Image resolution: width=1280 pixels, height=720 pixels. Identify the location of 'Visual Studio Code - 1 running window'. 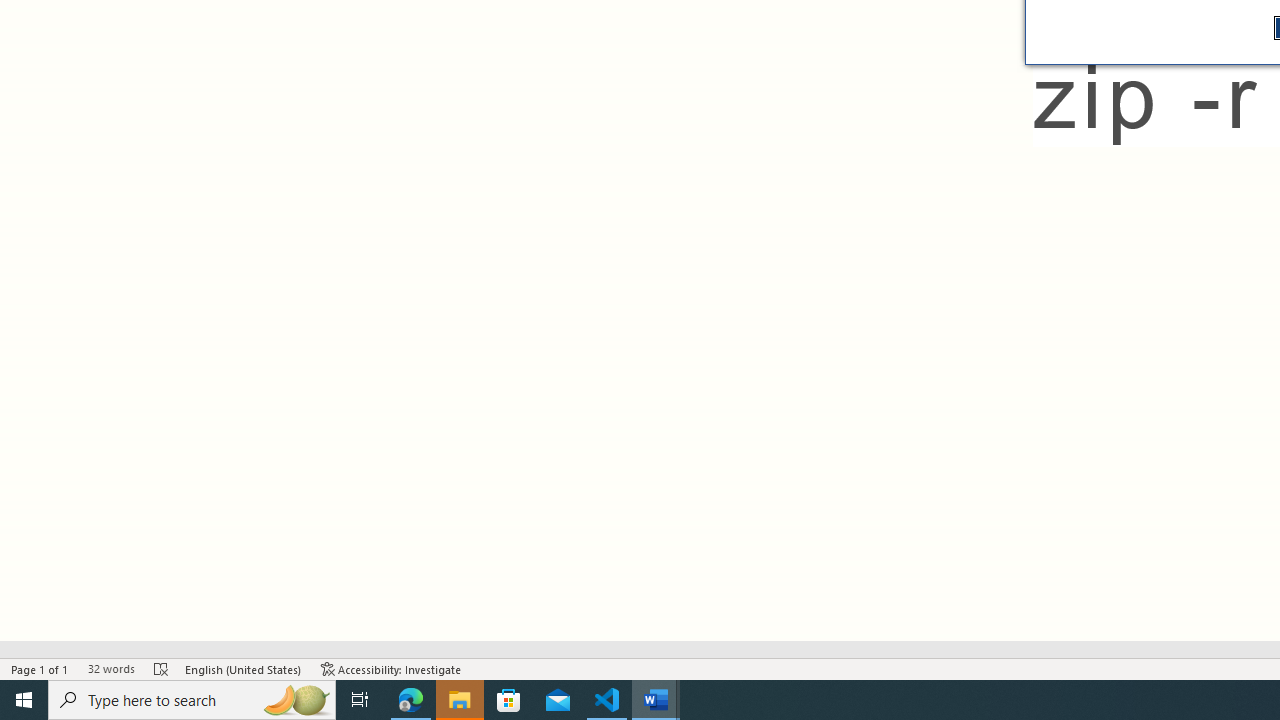
(606, 698).